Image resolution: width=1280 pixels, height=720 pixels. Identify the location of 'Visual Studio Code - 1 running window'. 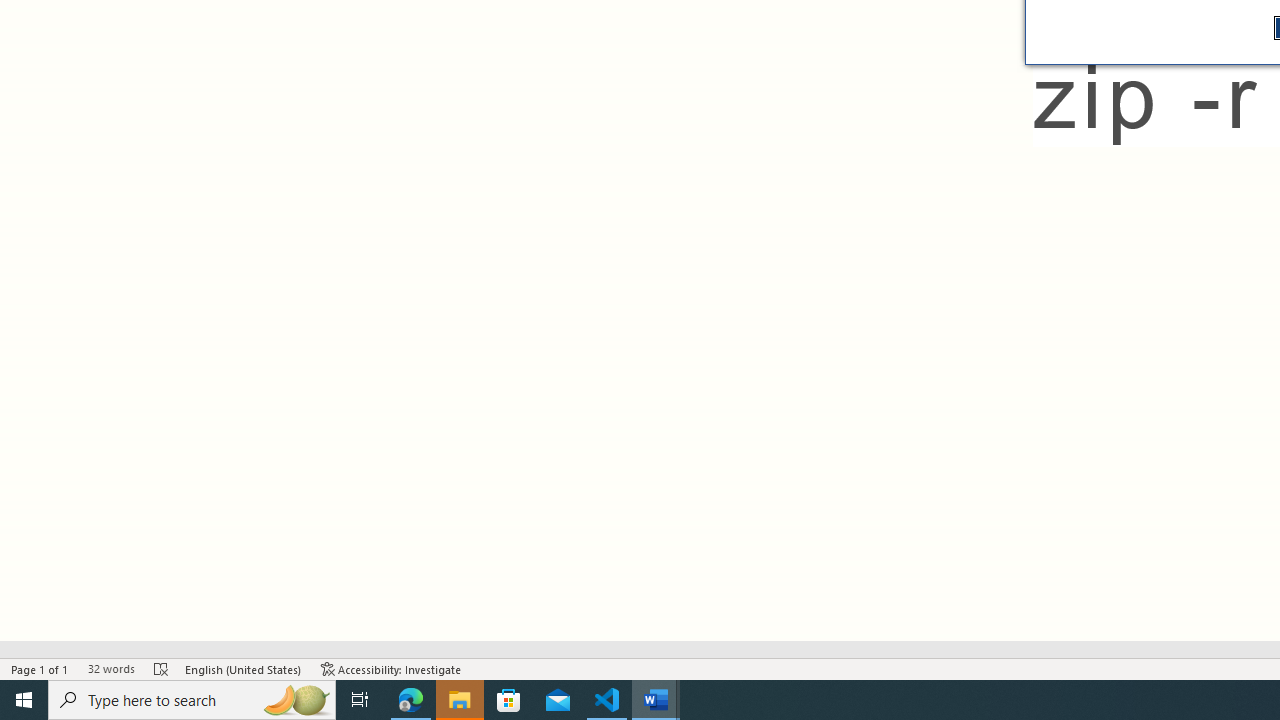
(606, 698).